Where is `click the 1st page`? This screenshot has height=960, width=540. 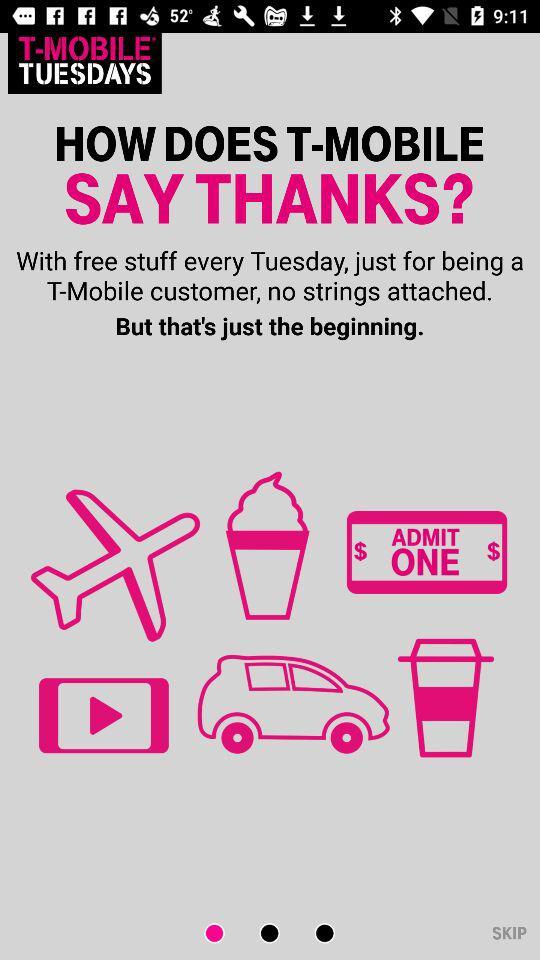 click the 1st page is located at coordinates (226, 933).